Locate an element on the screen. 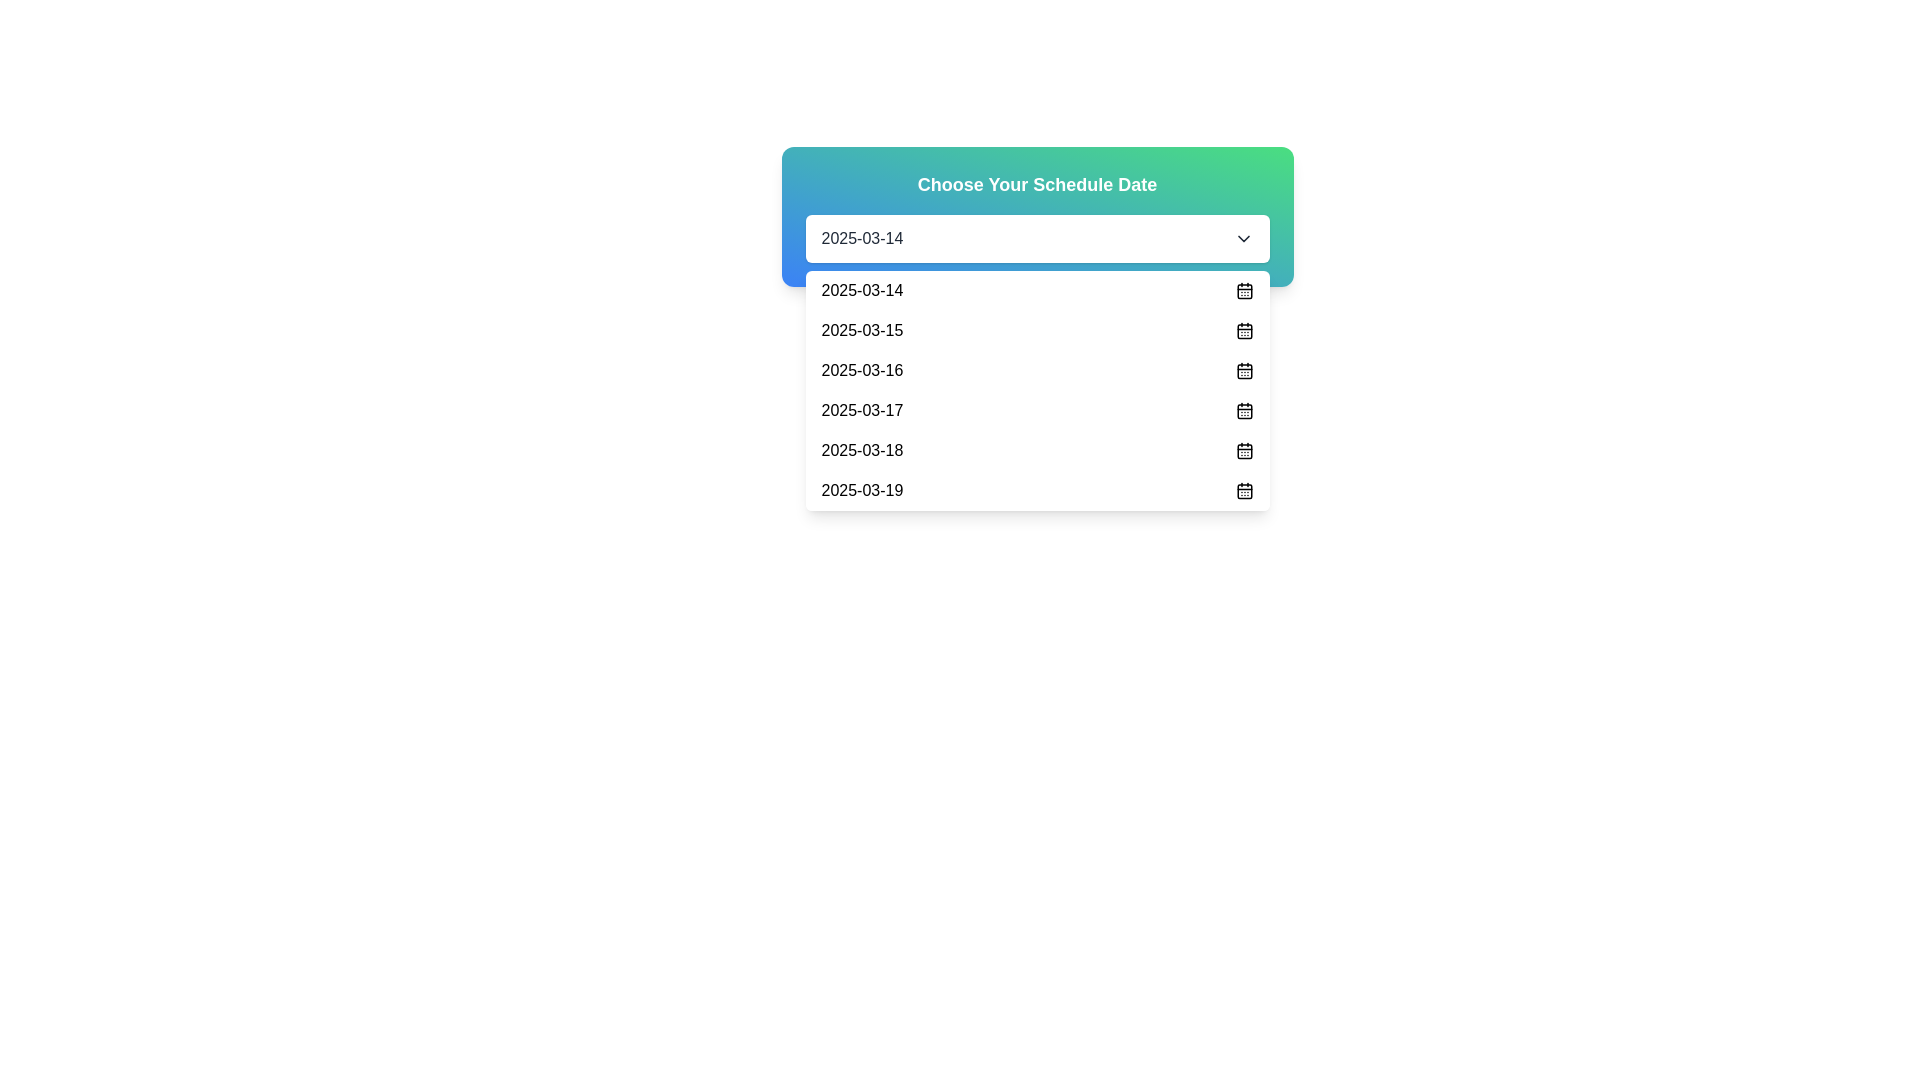 The height and width of the screenshot is (1080, 1920). the text '2025-03-14' in the dropdown list item is located at coordinates (862, 290).